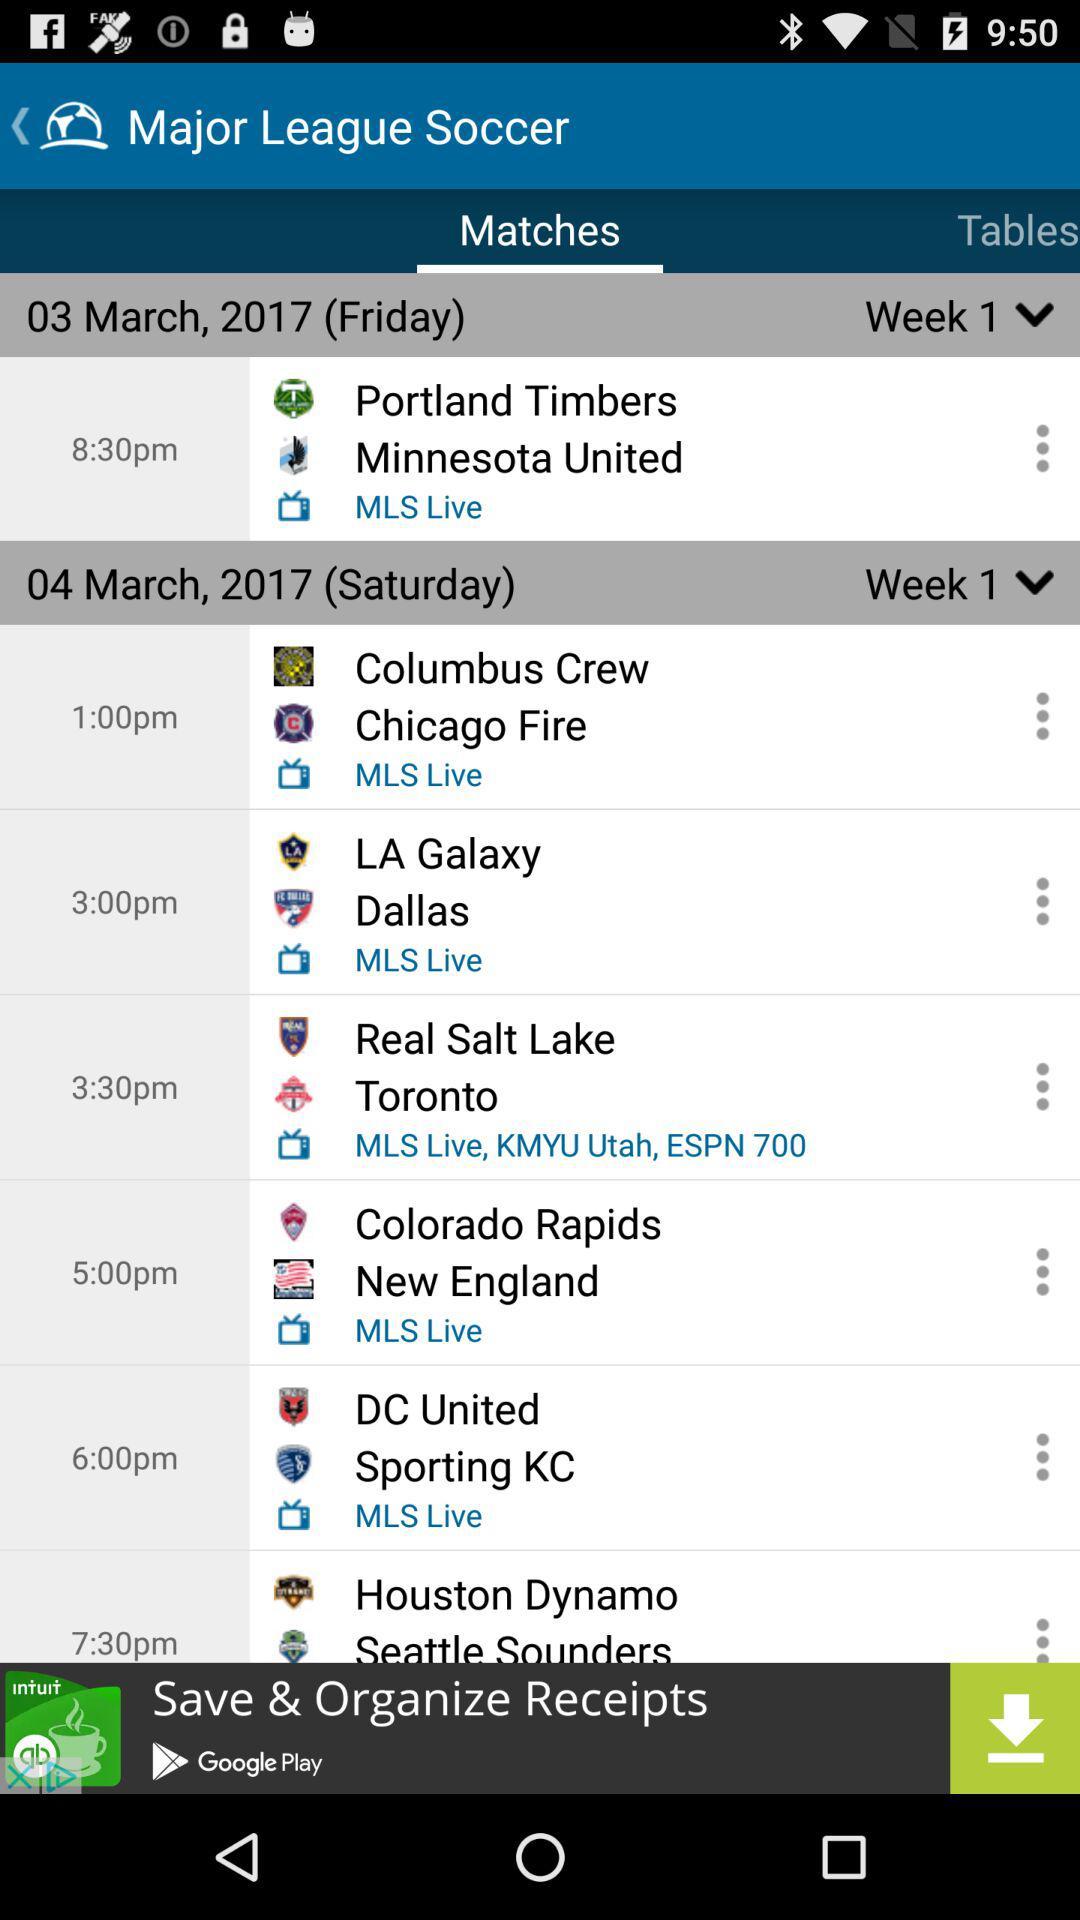  I want to click on the third more button, so click(1035, 900).